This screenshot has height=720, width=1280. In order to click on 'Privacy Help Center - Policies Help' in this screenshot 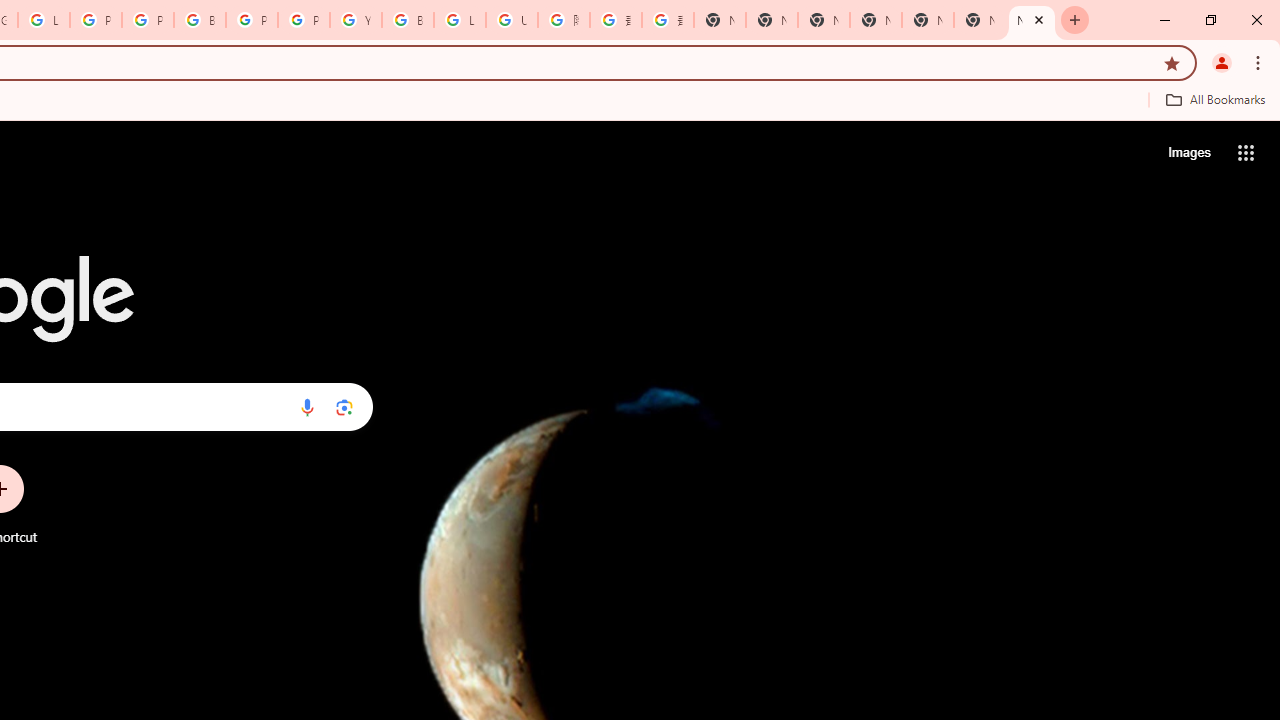, I will do `click(146, 20)`.